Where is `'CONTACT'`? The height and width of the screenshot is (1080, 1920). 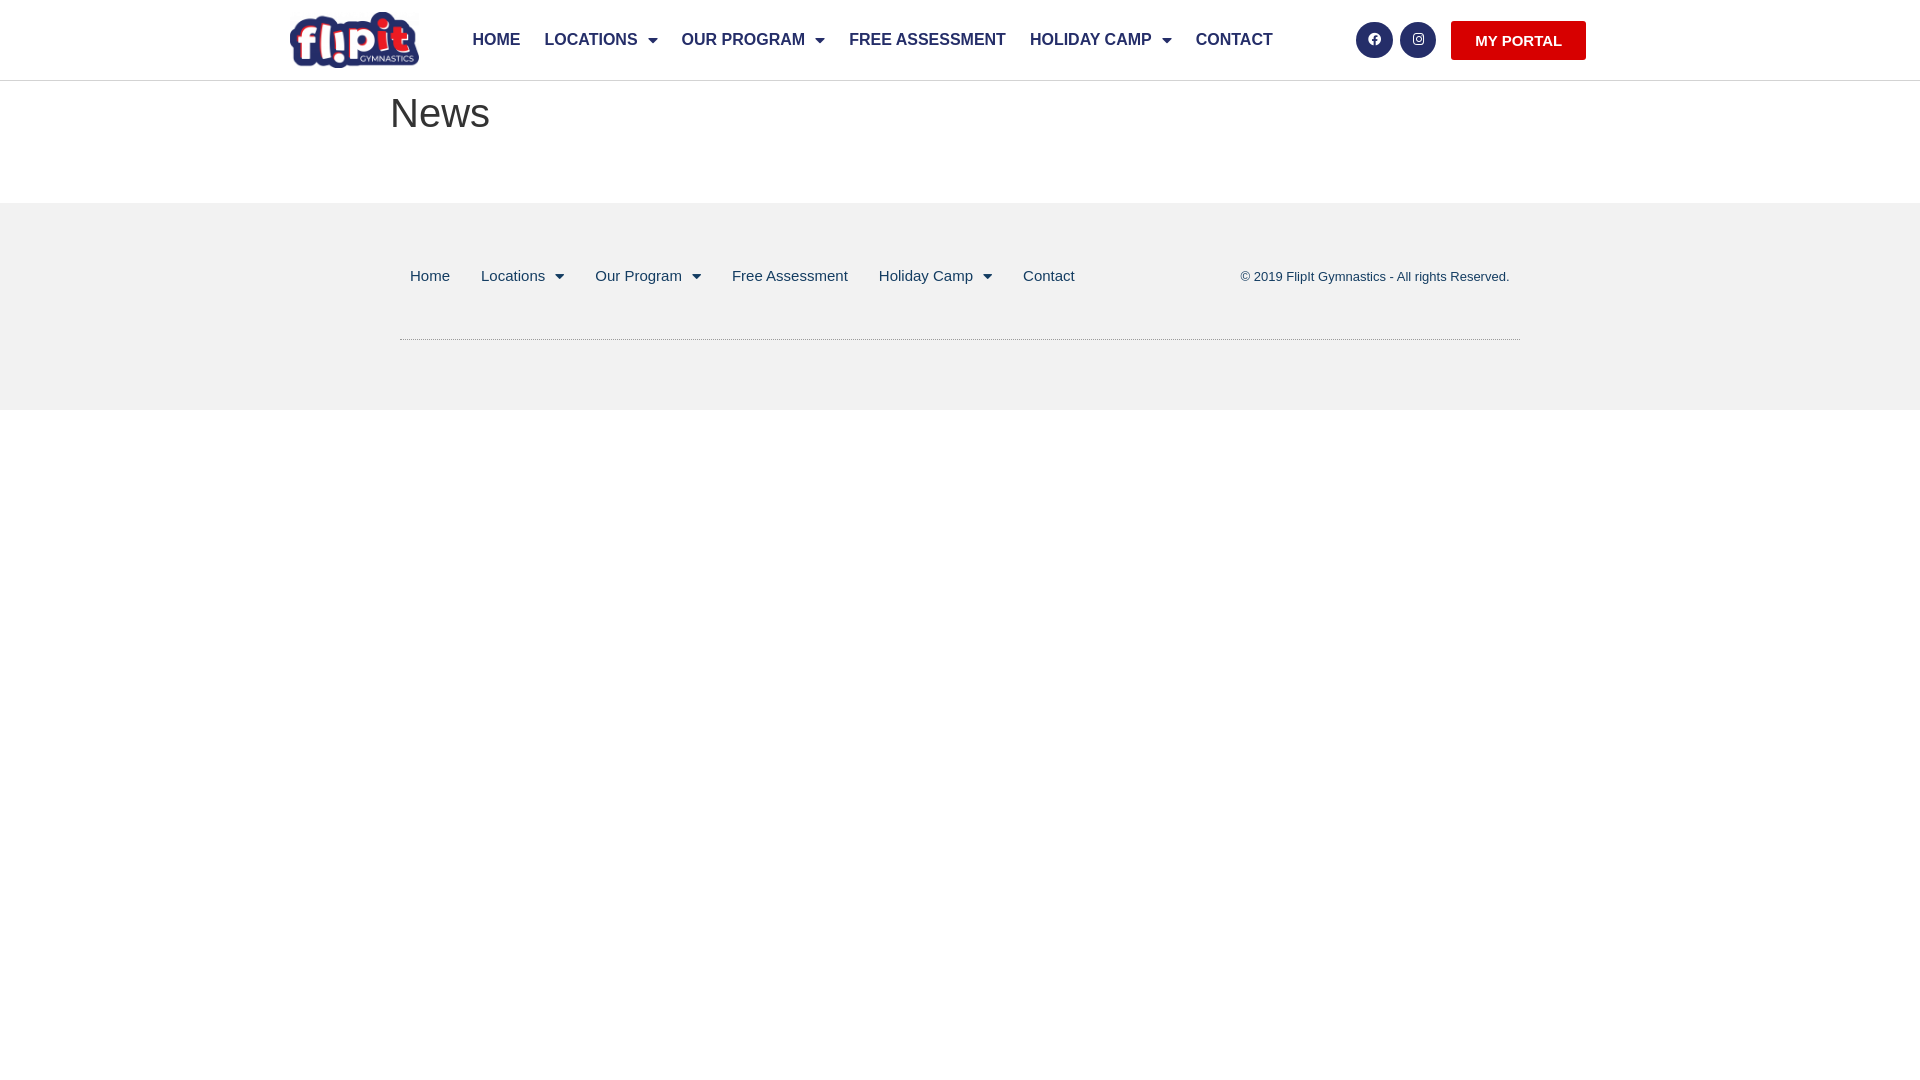
'CONTACT' is located at coordinates (1233, 39).